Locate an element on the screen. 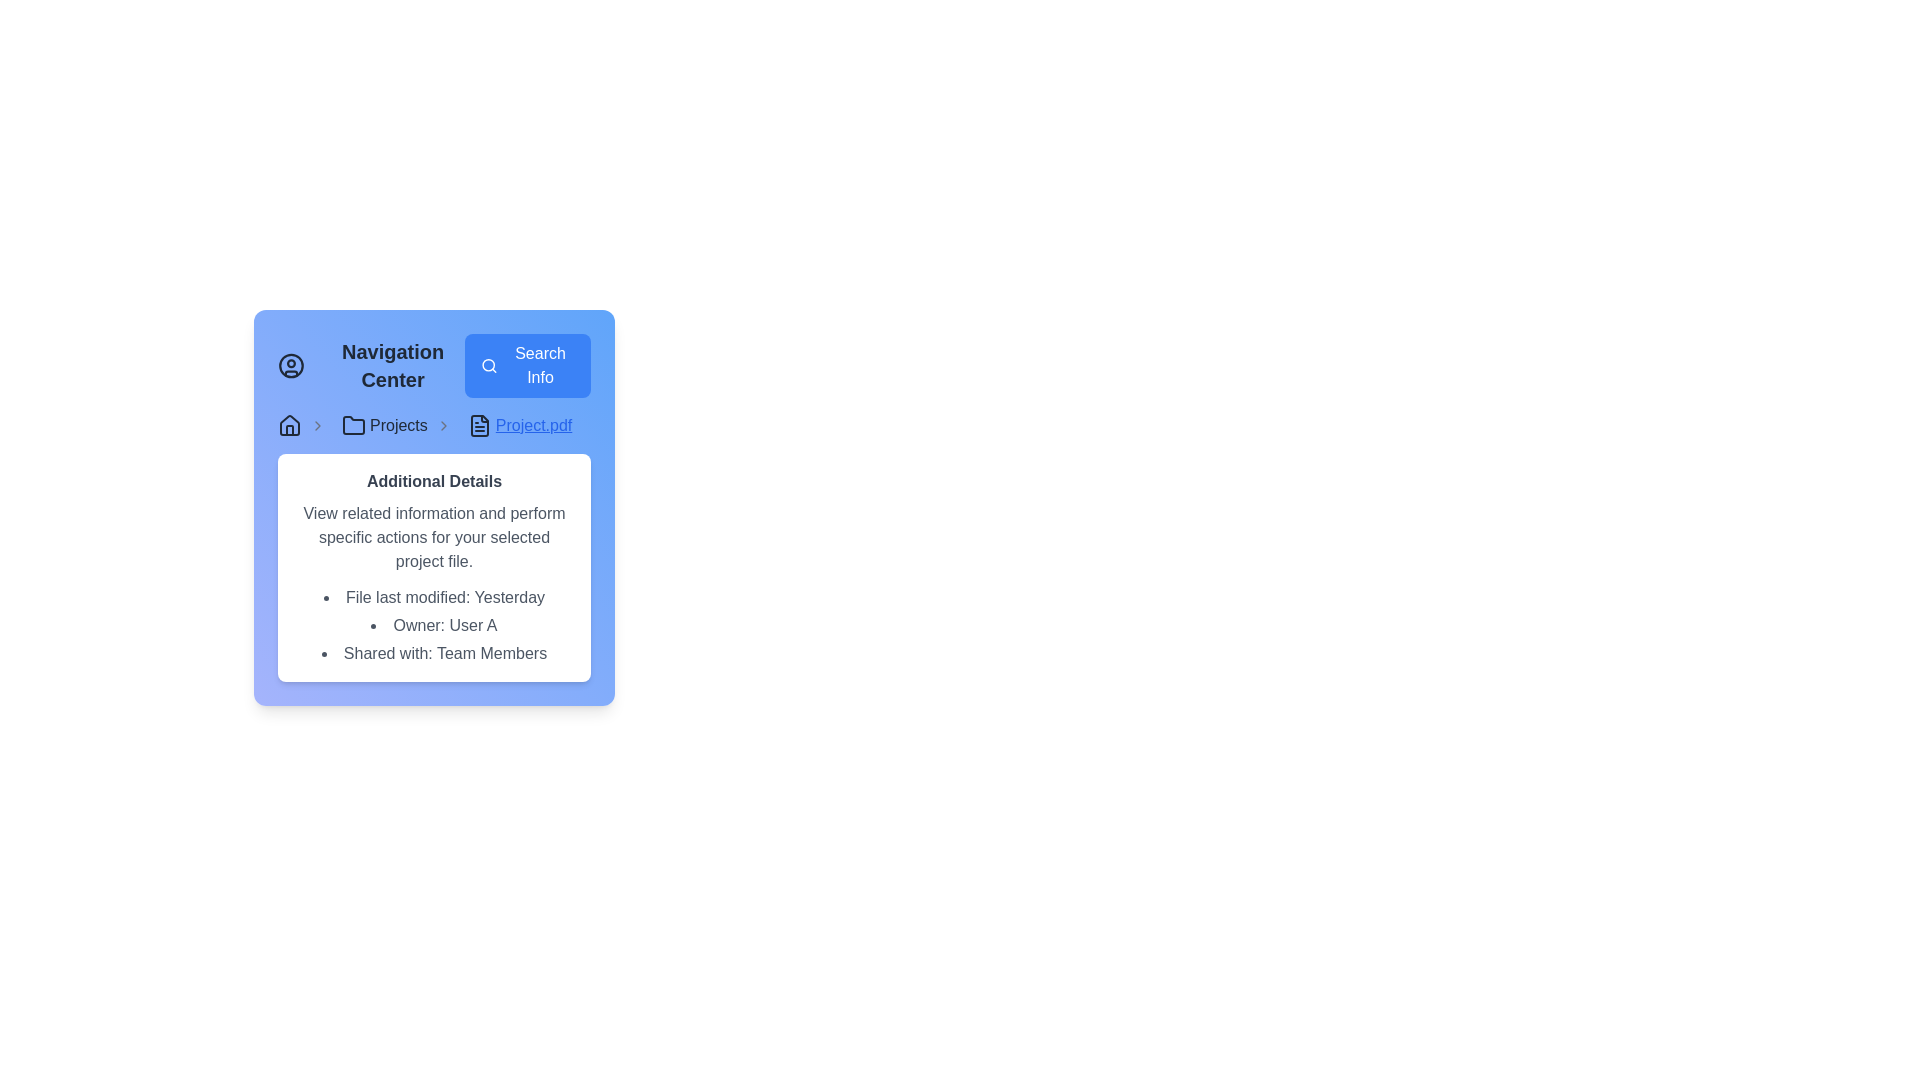  the 'Project.pdf' hyperlink with a file icon located is located at coordinates (520, 424).